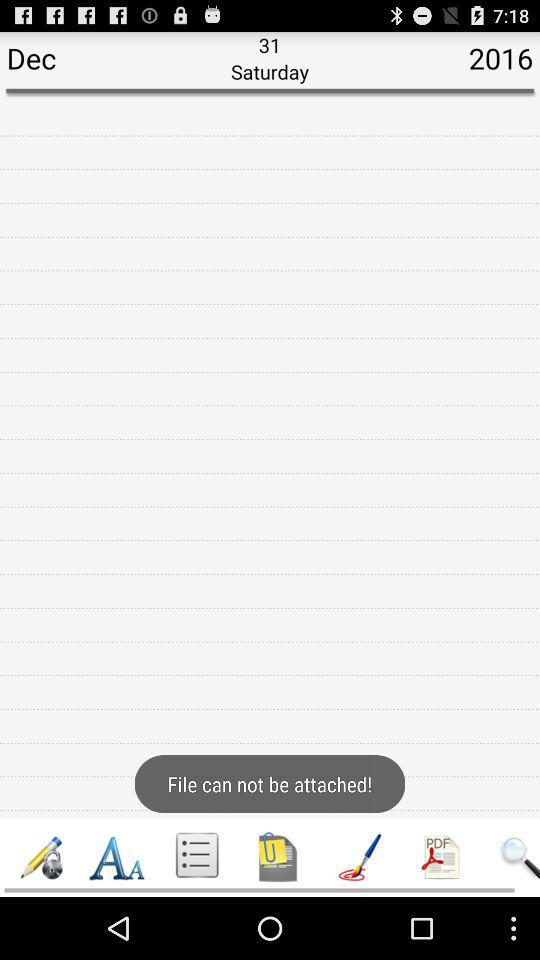  I want to click on the list icon, so click(197, 917).